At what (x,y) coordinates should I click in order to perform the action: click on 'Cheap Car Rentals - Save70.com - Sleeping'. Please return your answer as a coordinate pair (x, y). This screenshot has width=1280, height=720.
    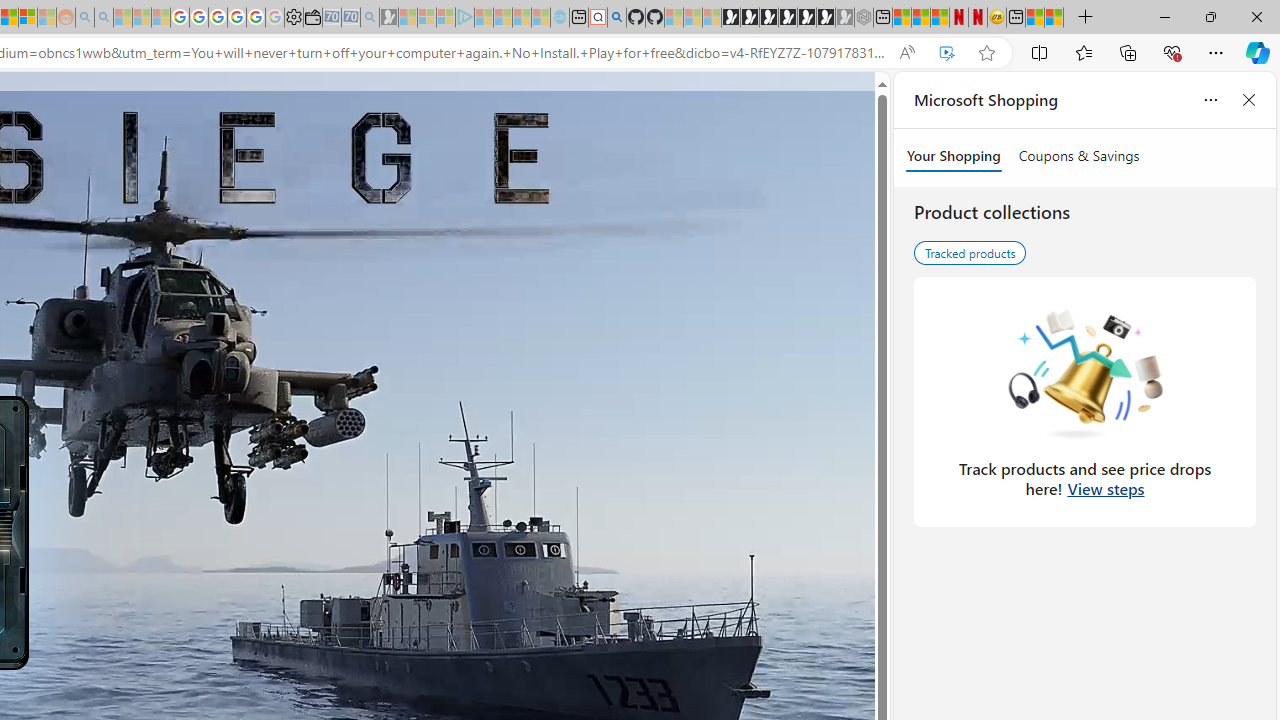
    Looking at the image, I should click on (350, 17).